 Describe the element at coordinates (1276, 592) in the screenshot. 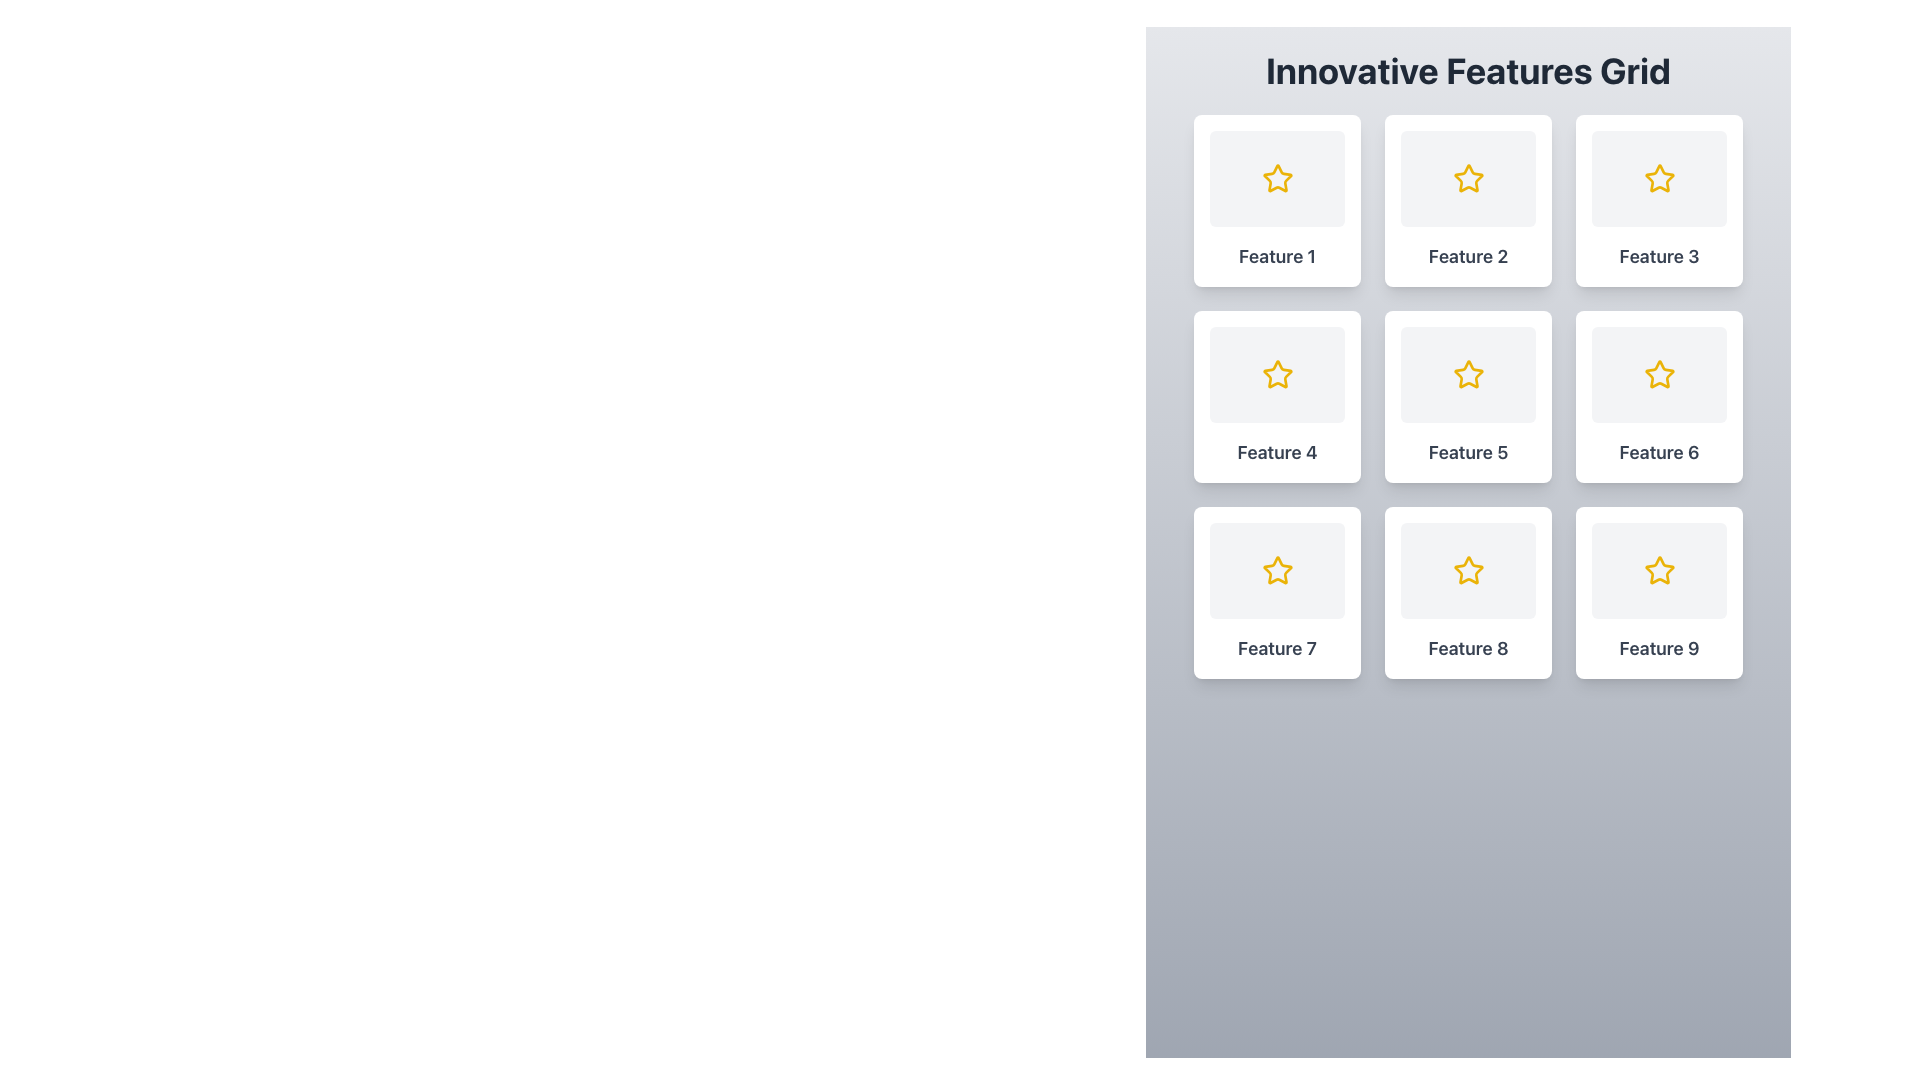

I see `the feature card component representing 'Feature 7' located in the bottom-left corner of the grid` at that location.